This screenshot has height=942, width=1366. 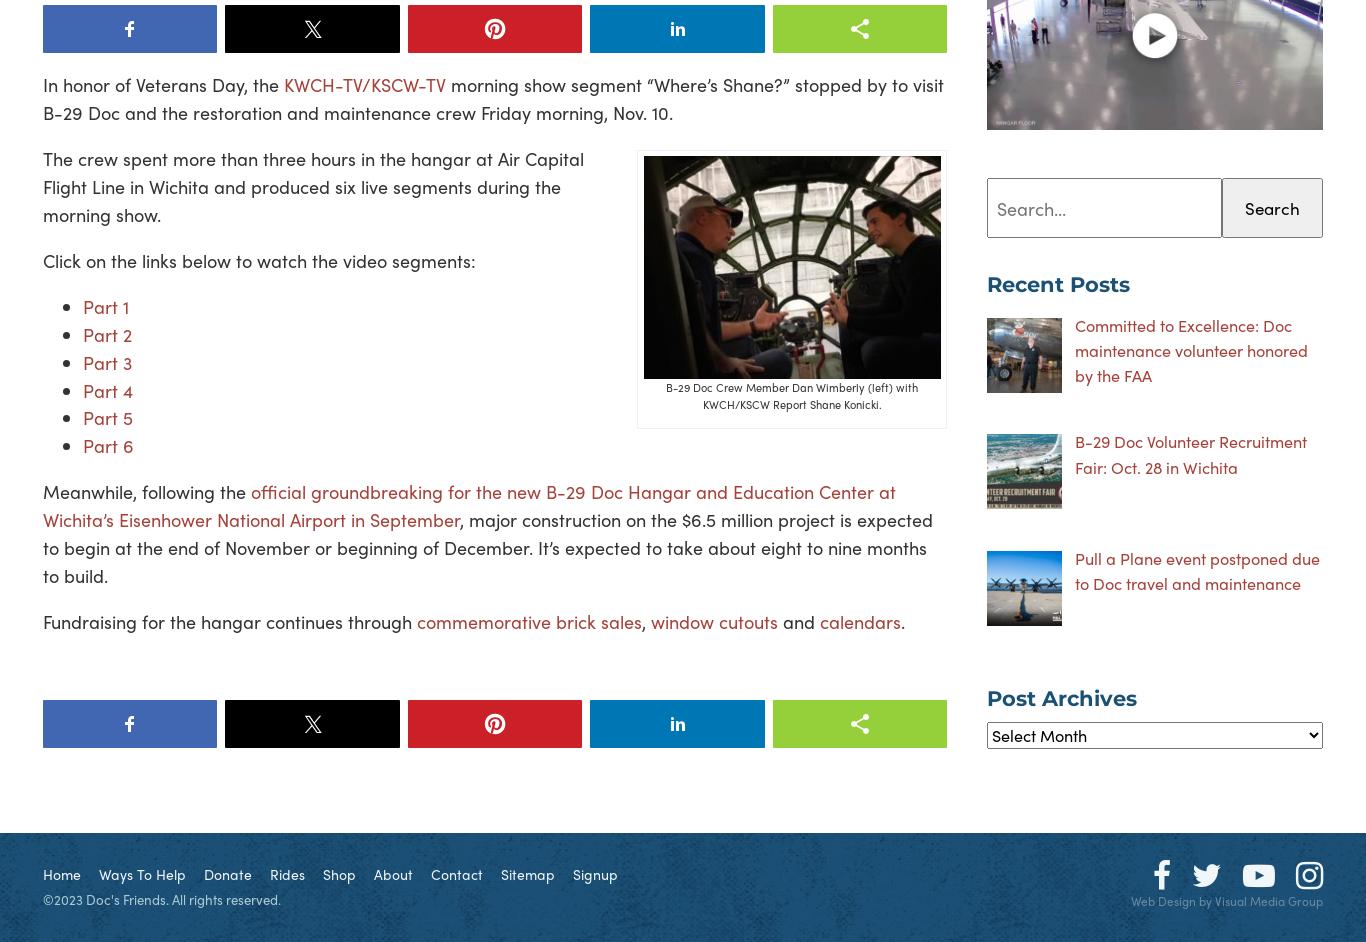 I want to click on 'Committed to Excellence: Doc maintenance volunteer honored by the FAA', so click(x=1072, y=349).